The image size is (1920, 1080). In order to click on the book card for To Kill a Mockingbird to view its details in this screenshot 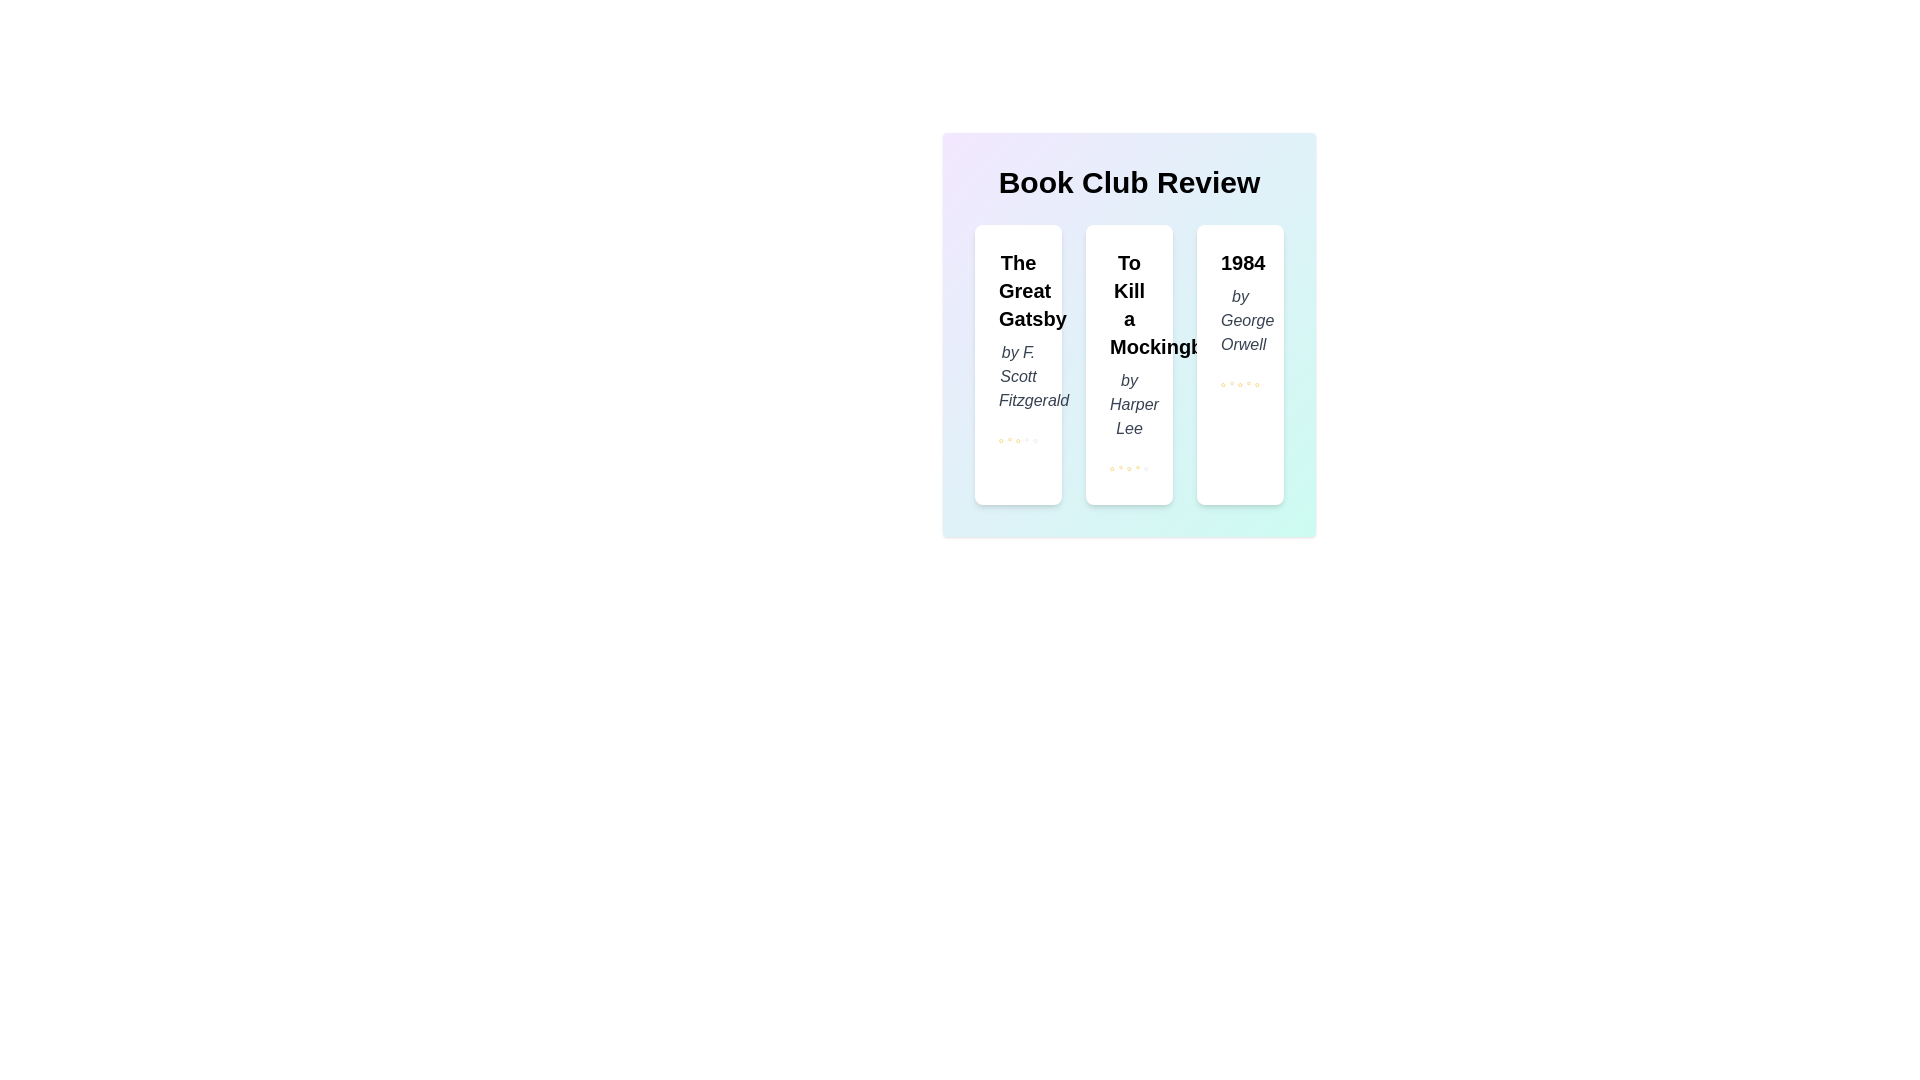, I will do `click(1129, 365)`.